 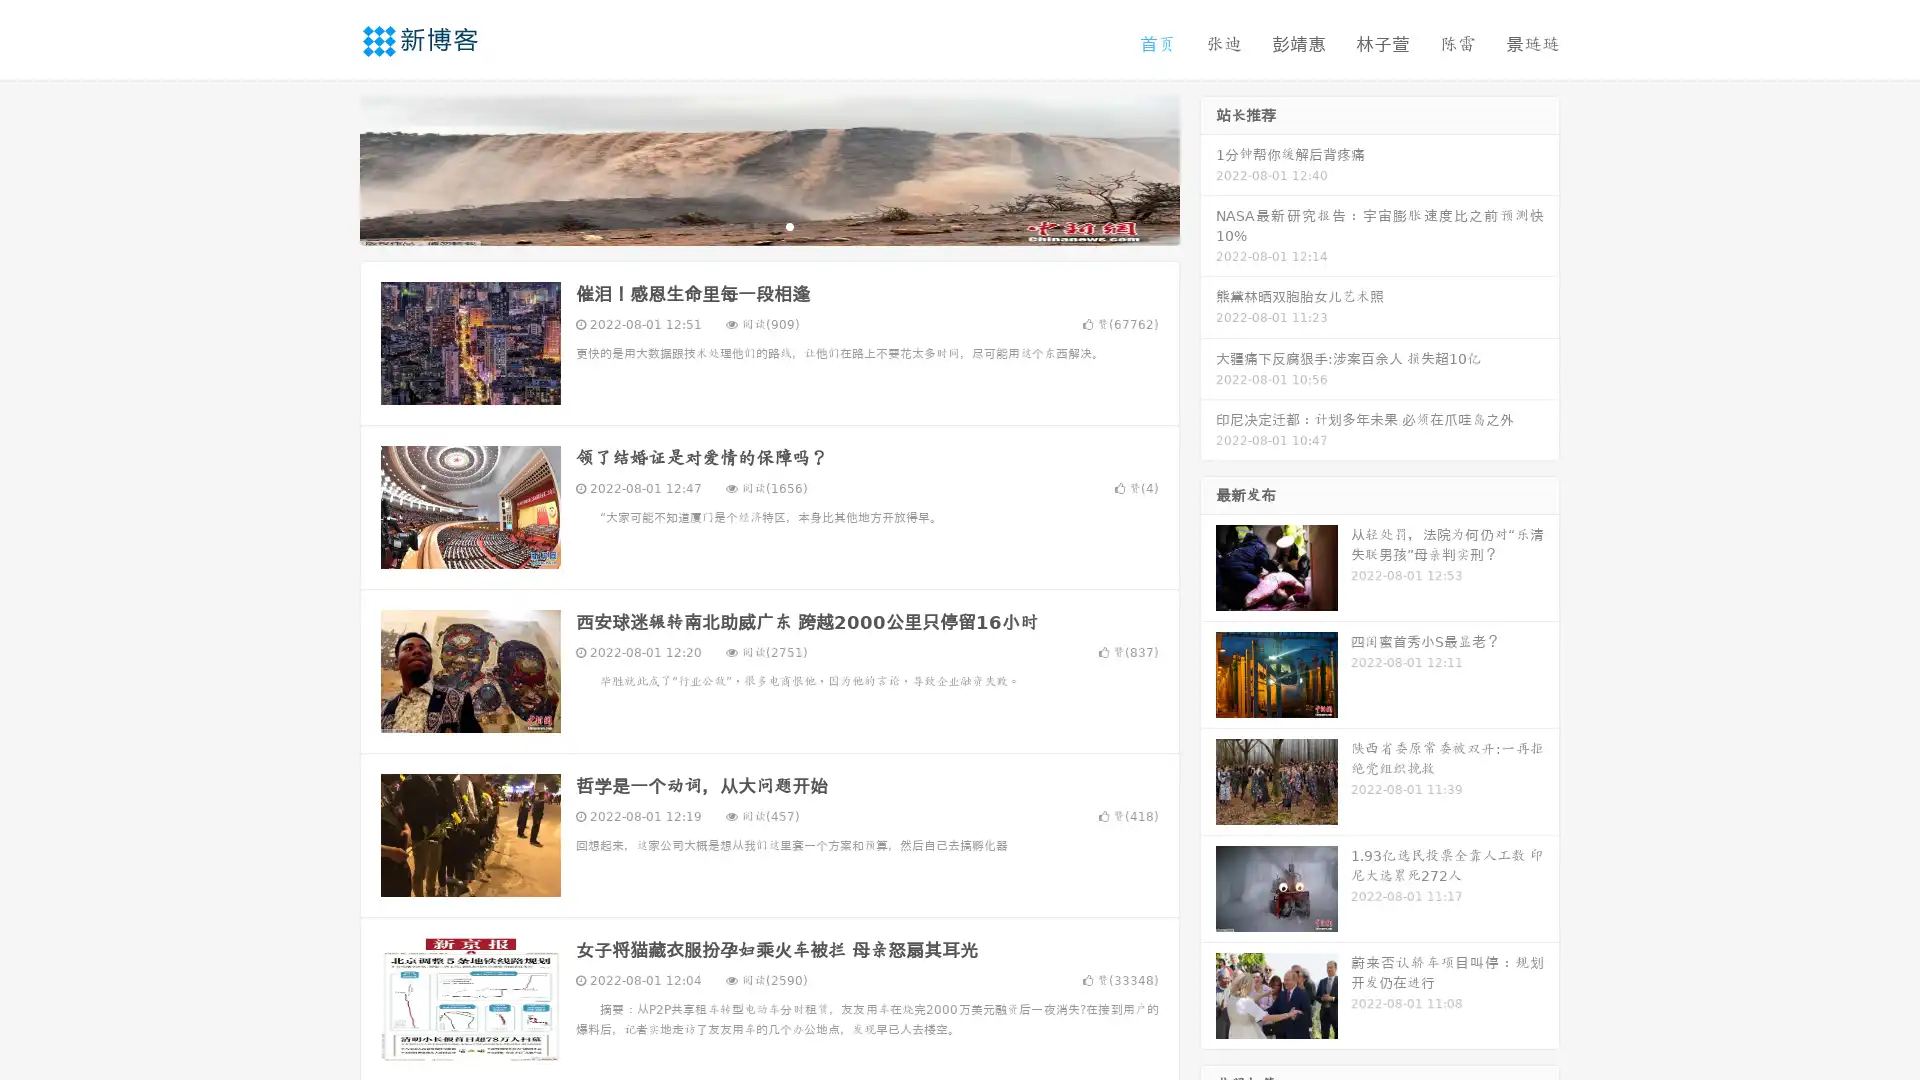 What do you see at coordinates (748, 225) in the screenshot?
I see `Go to slide 1` at bounding box center [748, 225].